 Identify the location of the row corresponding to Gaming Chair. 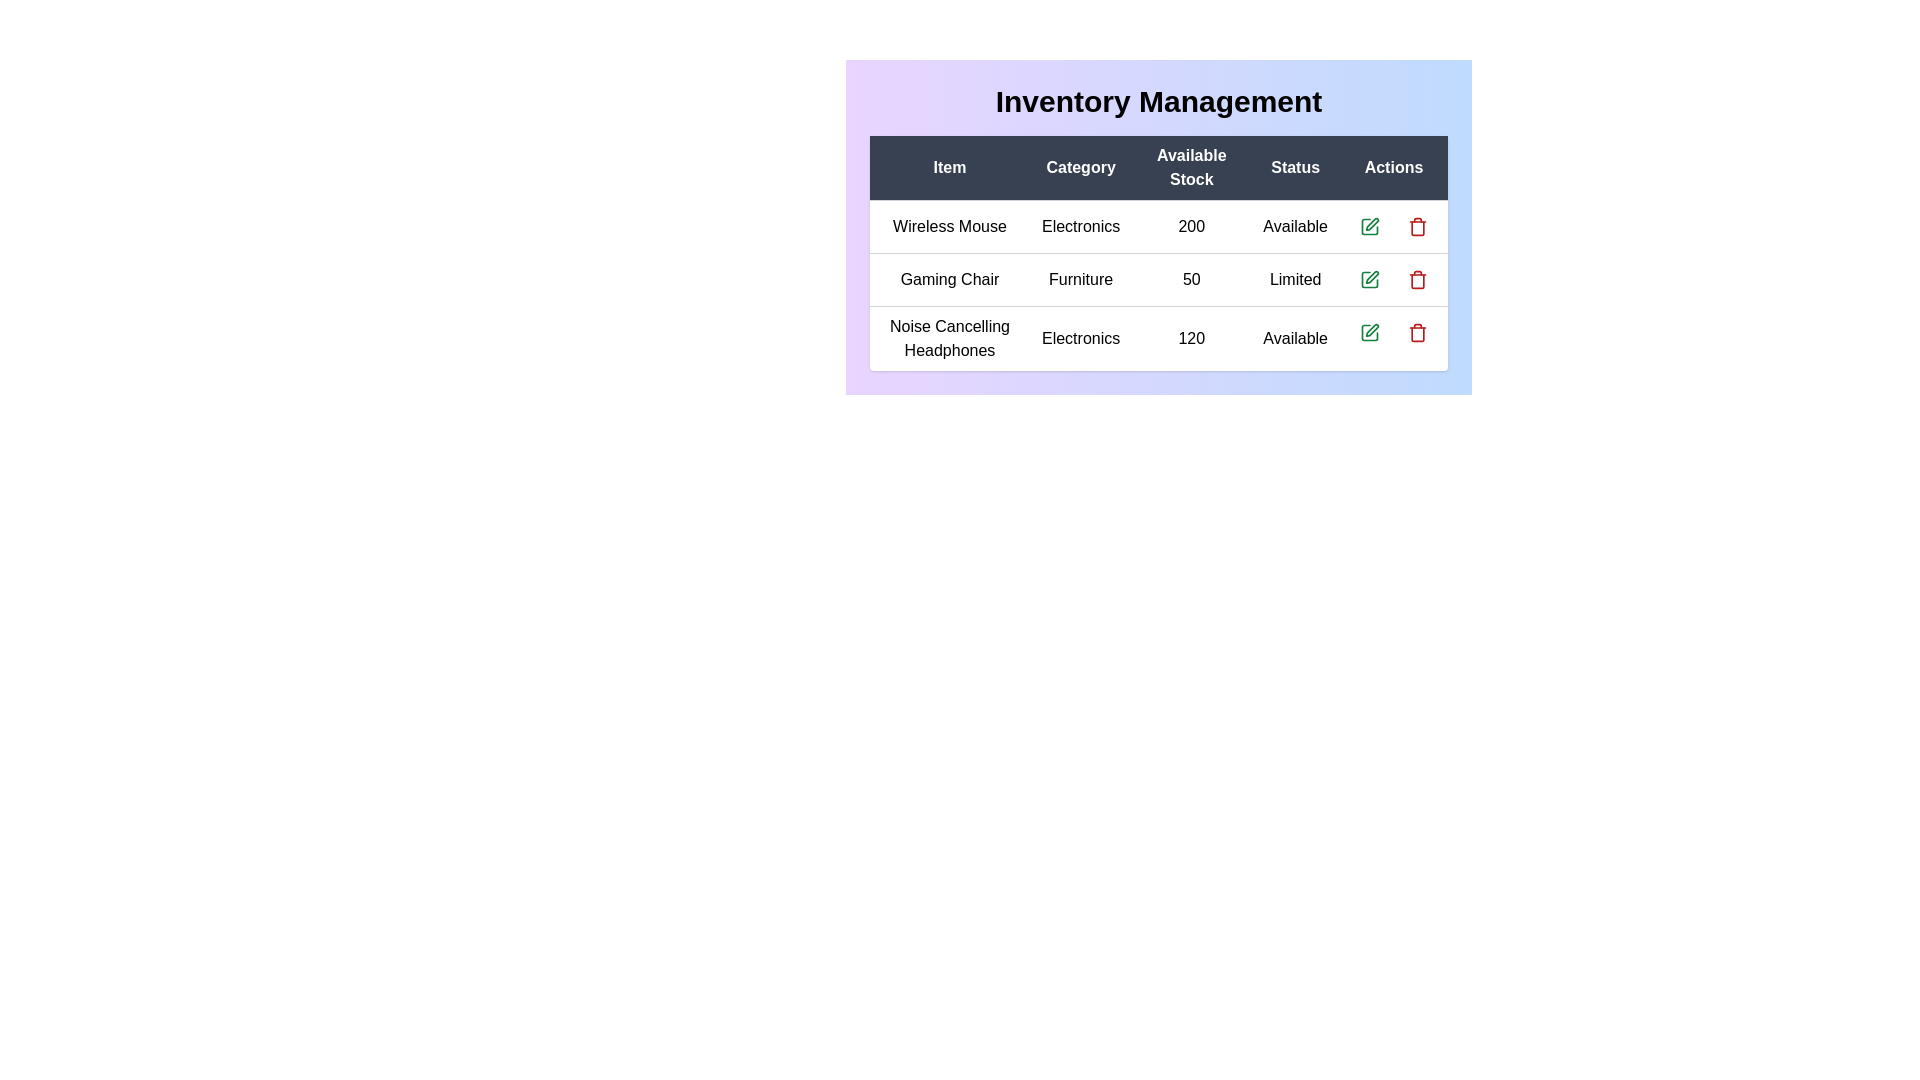
(1158, 280).